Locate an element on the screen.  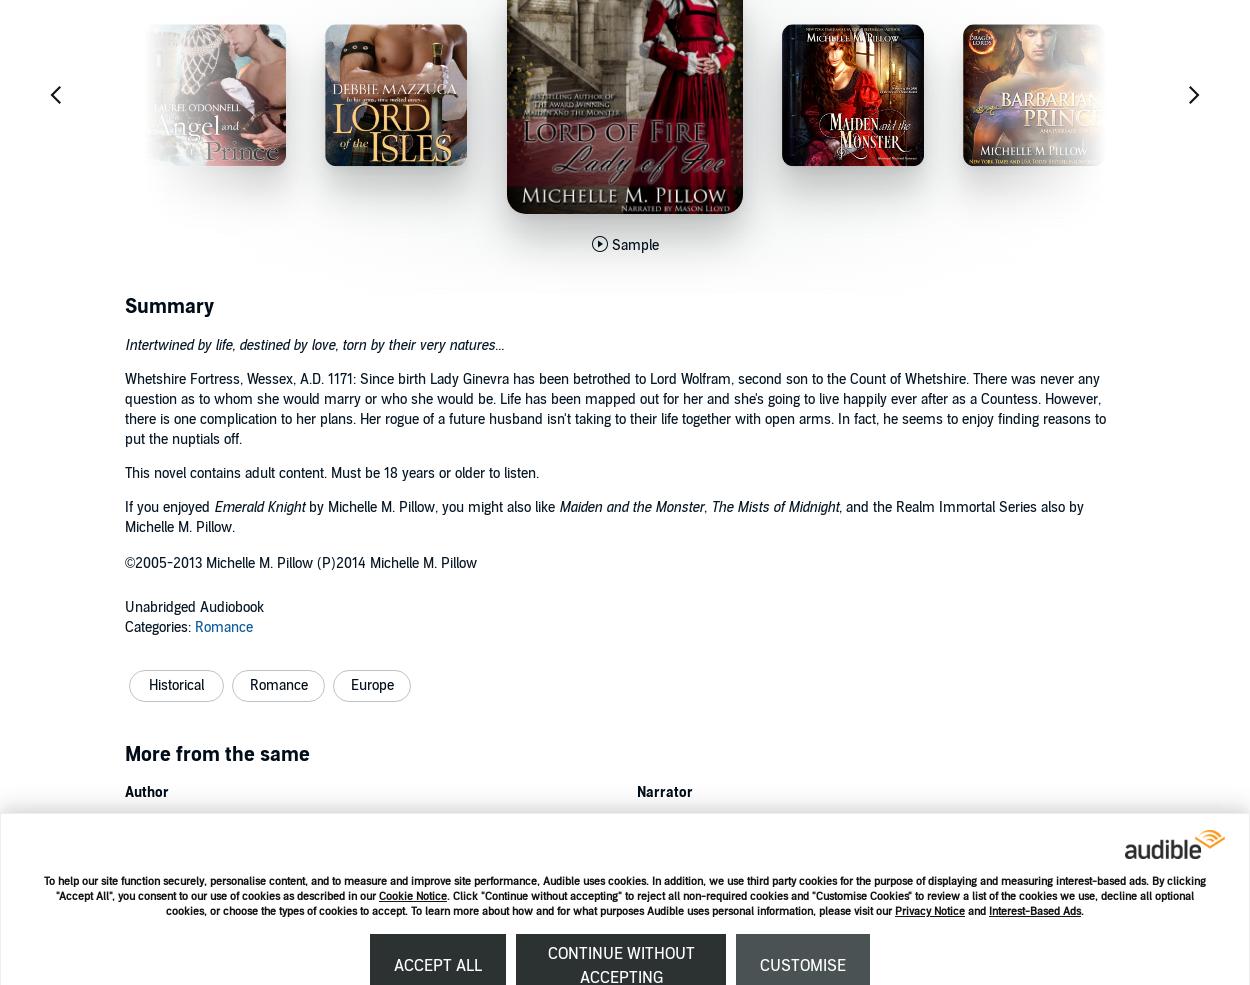
'Fooled Around and Spelled in Love' is located at coordinates (230, 821).